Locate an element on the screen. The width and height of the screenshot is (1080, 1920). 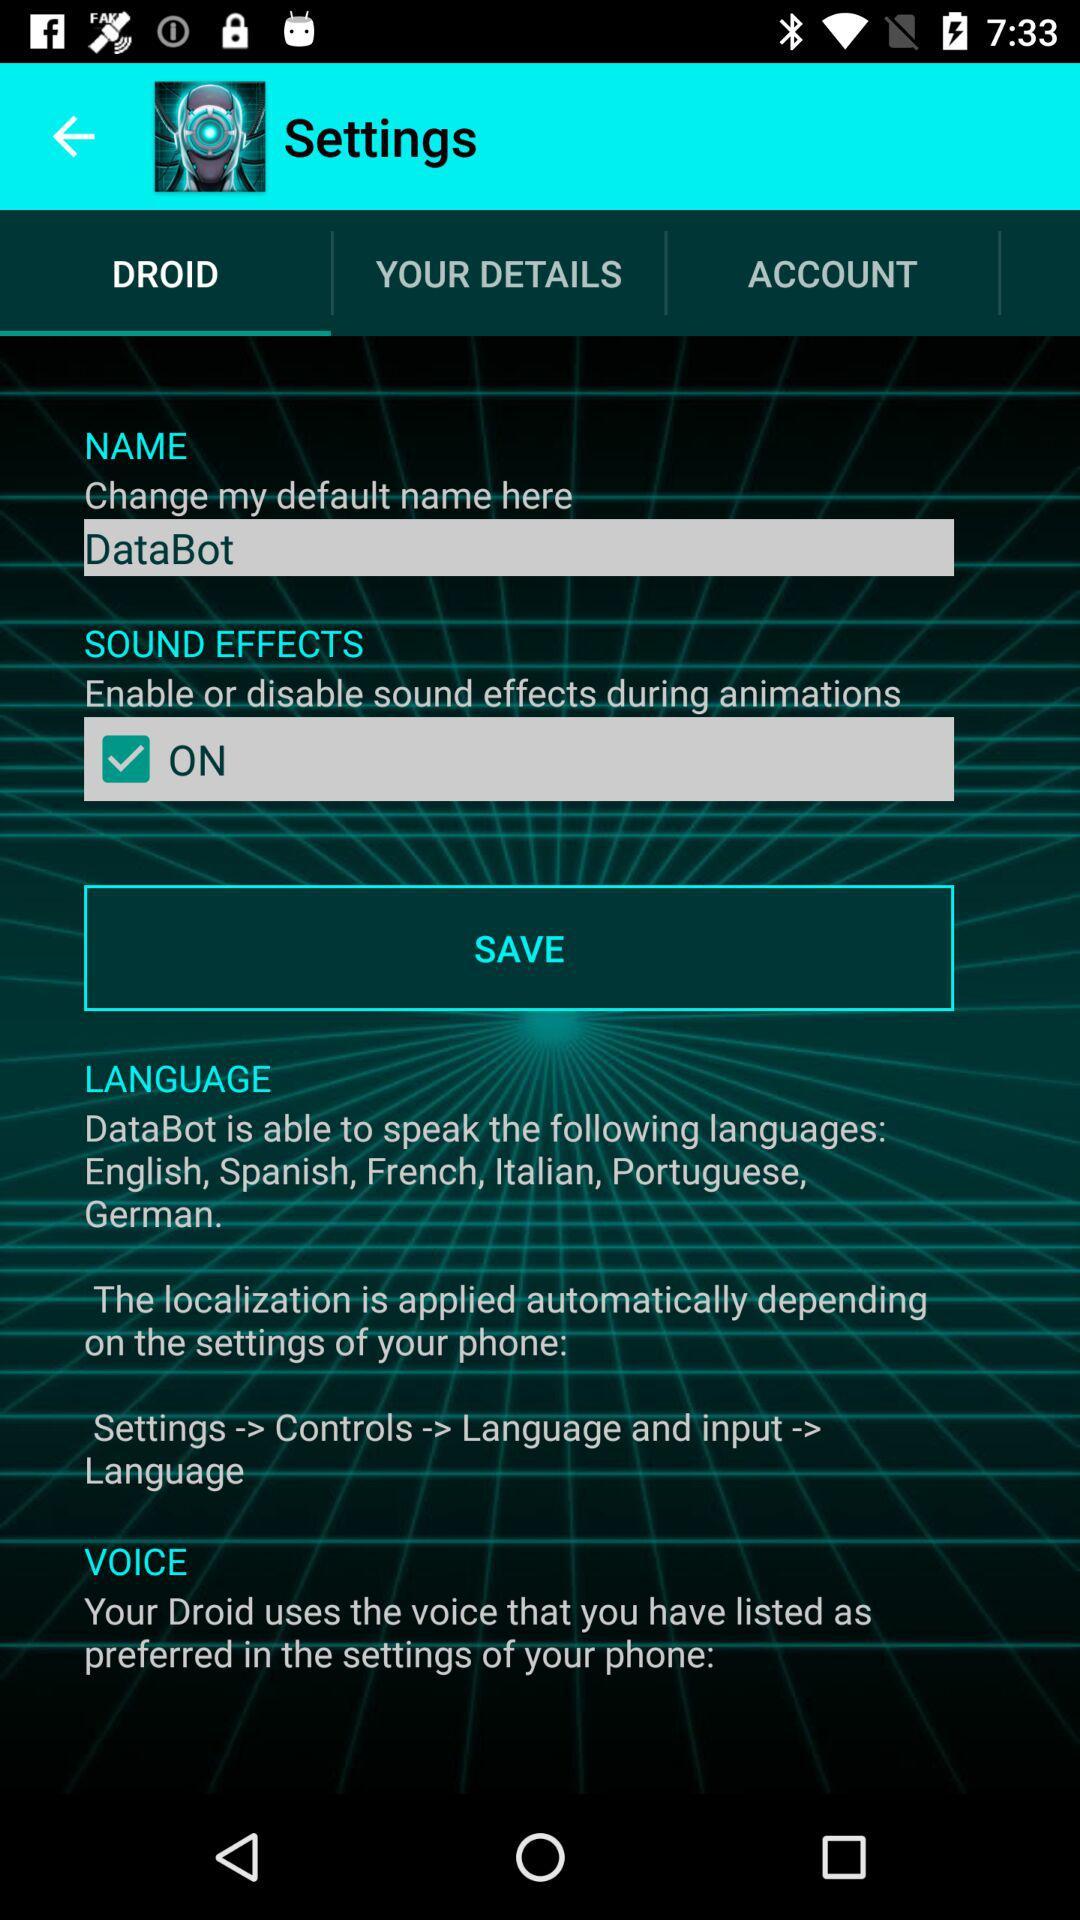
icon above the language is located at coordinates (518, 947).